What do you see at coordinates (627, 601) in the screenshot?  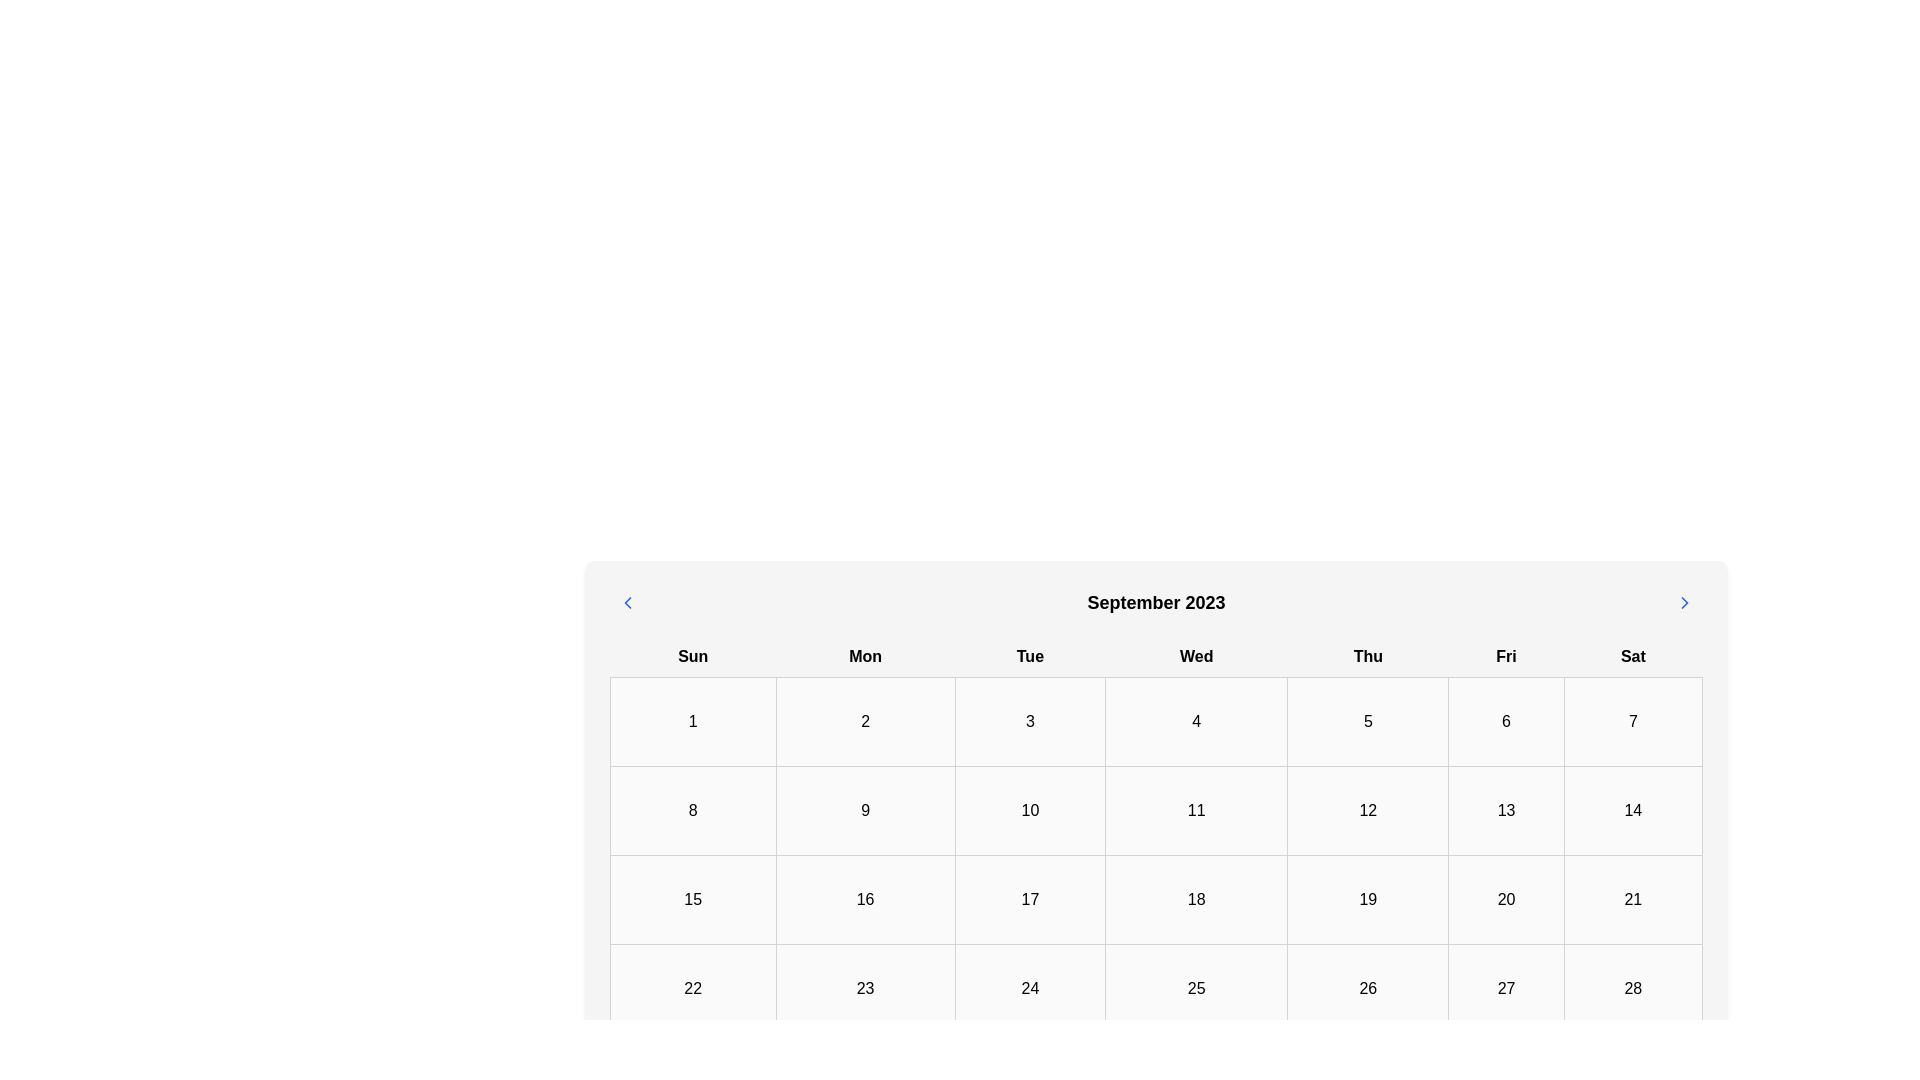 I see `the left-facing chevron icon button located at the top-left corner of the calendar display` at bounding box center [627, 601].